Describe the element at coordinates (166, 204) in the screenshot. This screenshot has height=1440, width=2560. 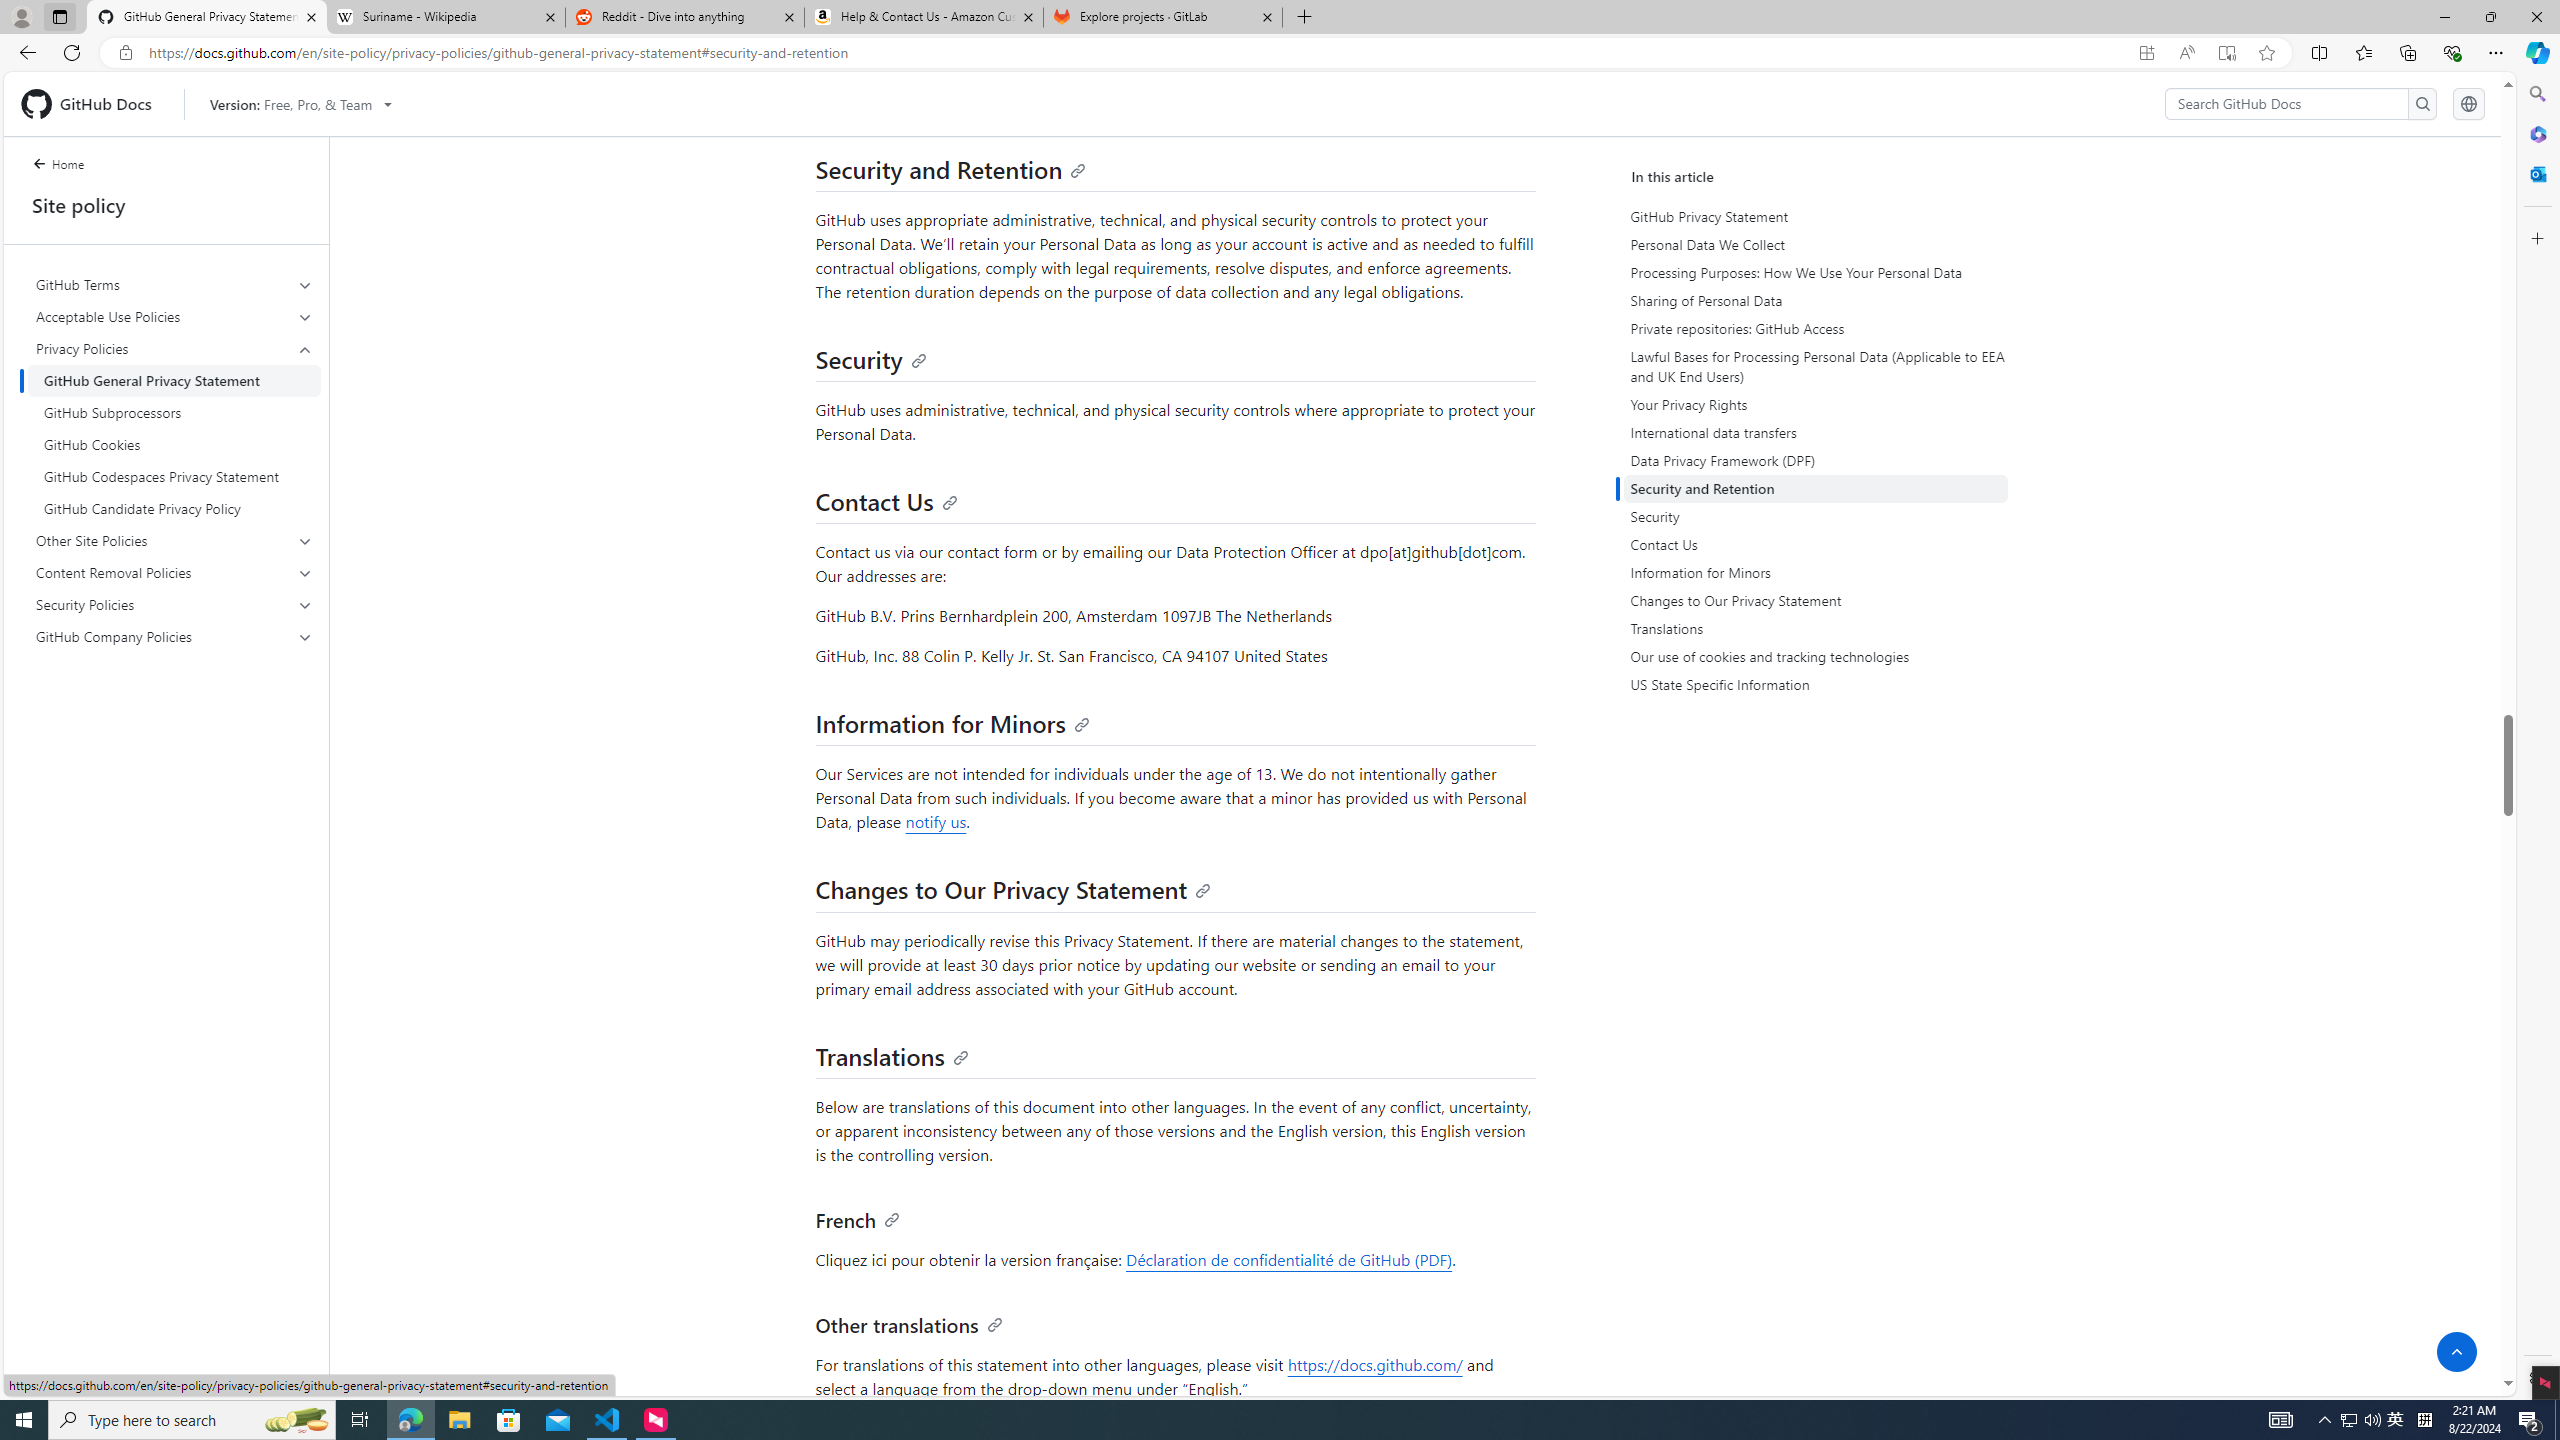
I see `'Site policy'` at that location.